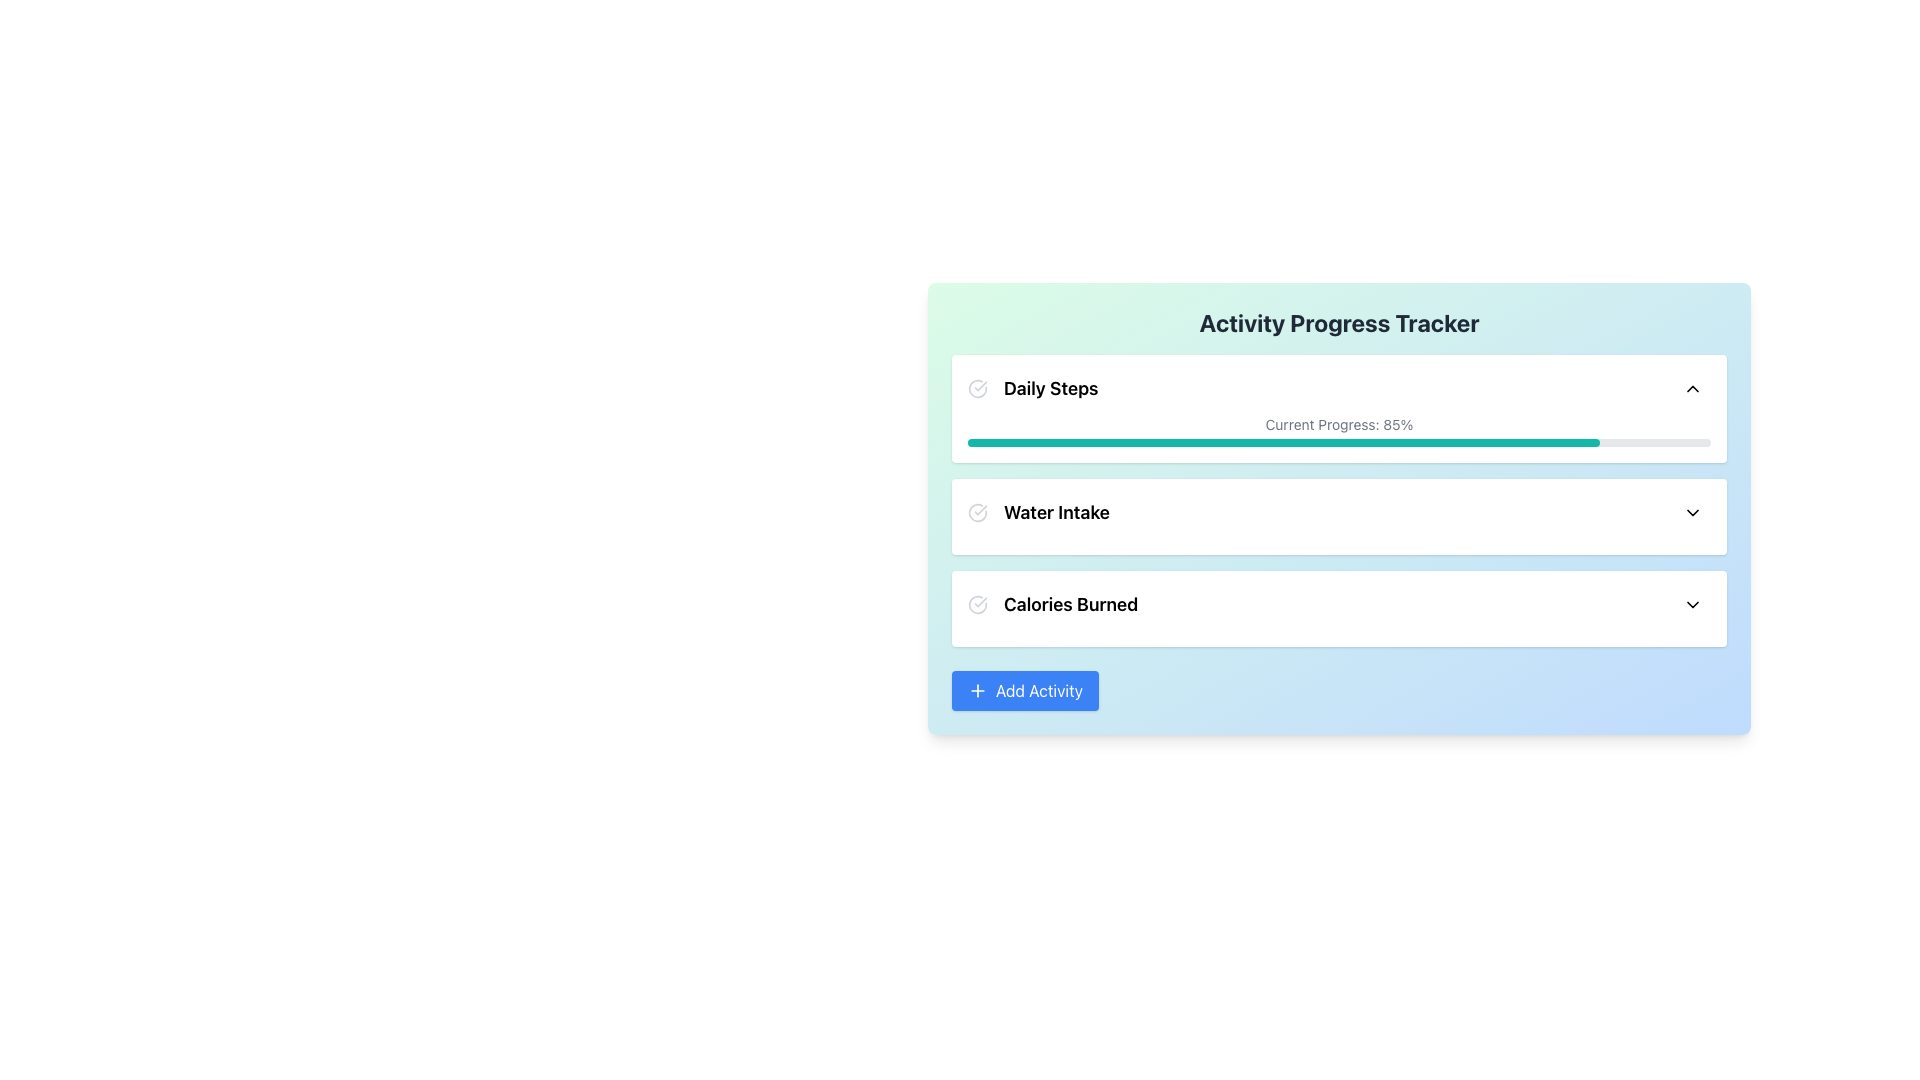  What do you see at coordinates (978, 604) in the screenshot?
I see `the status icon located to the left of the 'Calories Burned' text to interact with it` at bounding box center [978, 604].